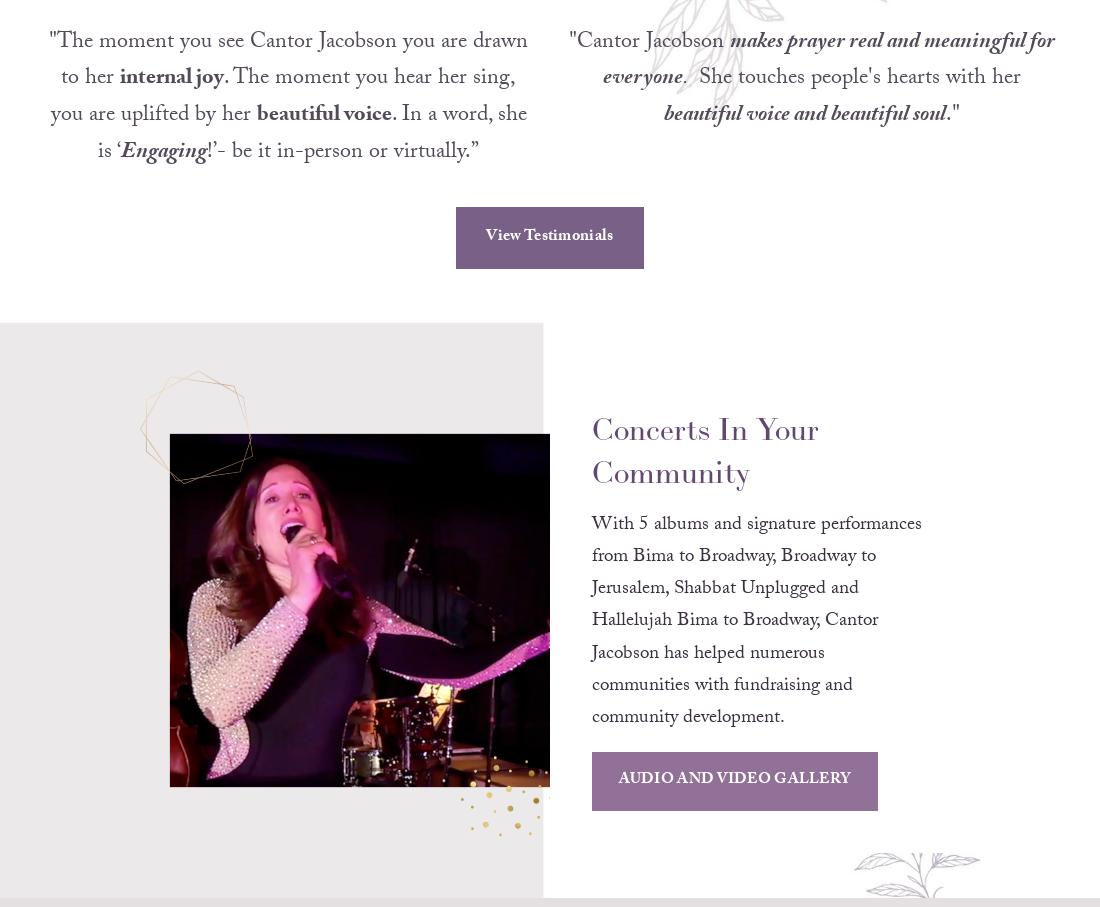 The image size is (1100, 907). Describe the element at coordinates (707, 477) in the screenshot. I see `'Concerts In Your Community'` at that location.